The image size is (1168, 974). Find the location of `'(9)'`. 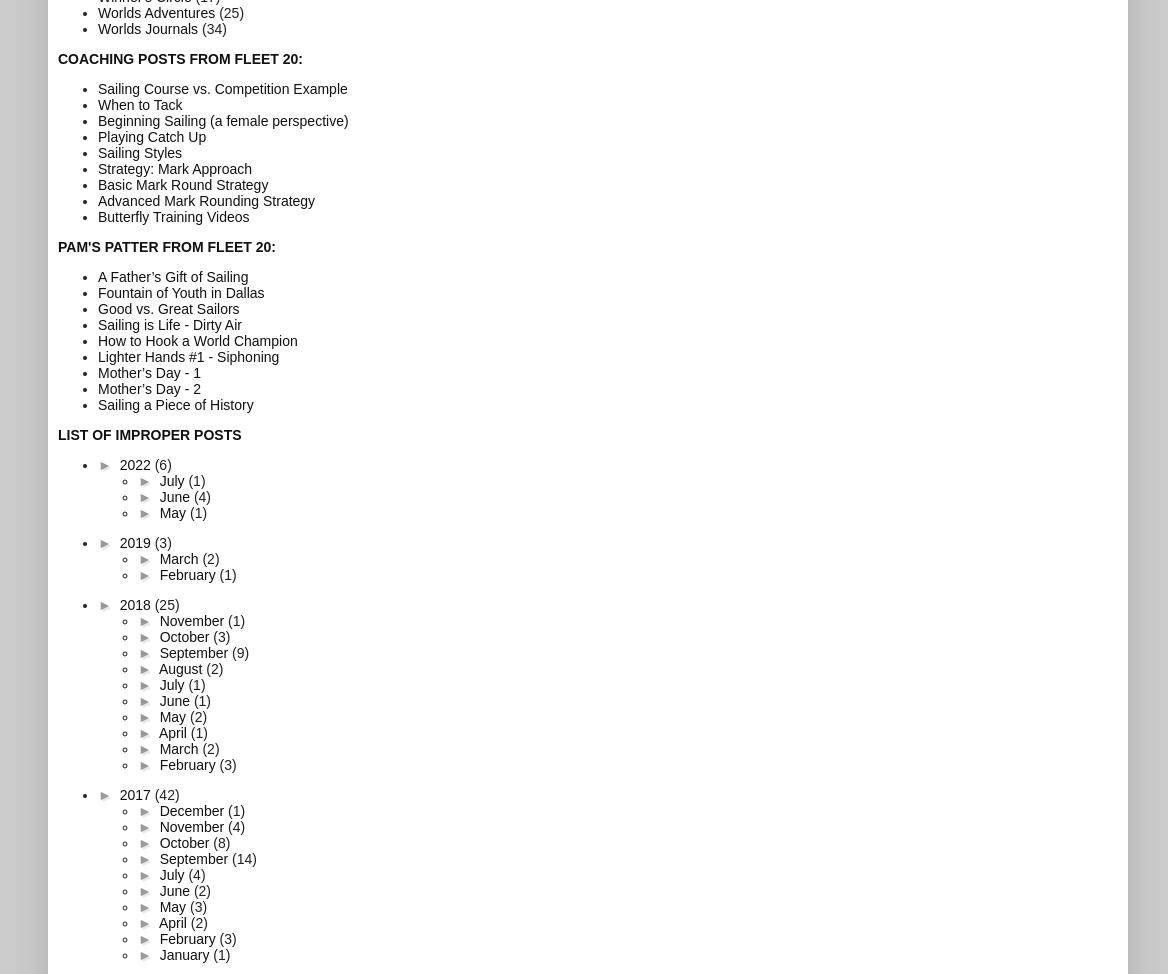

'(9)' is located at coordinates (239, 651).